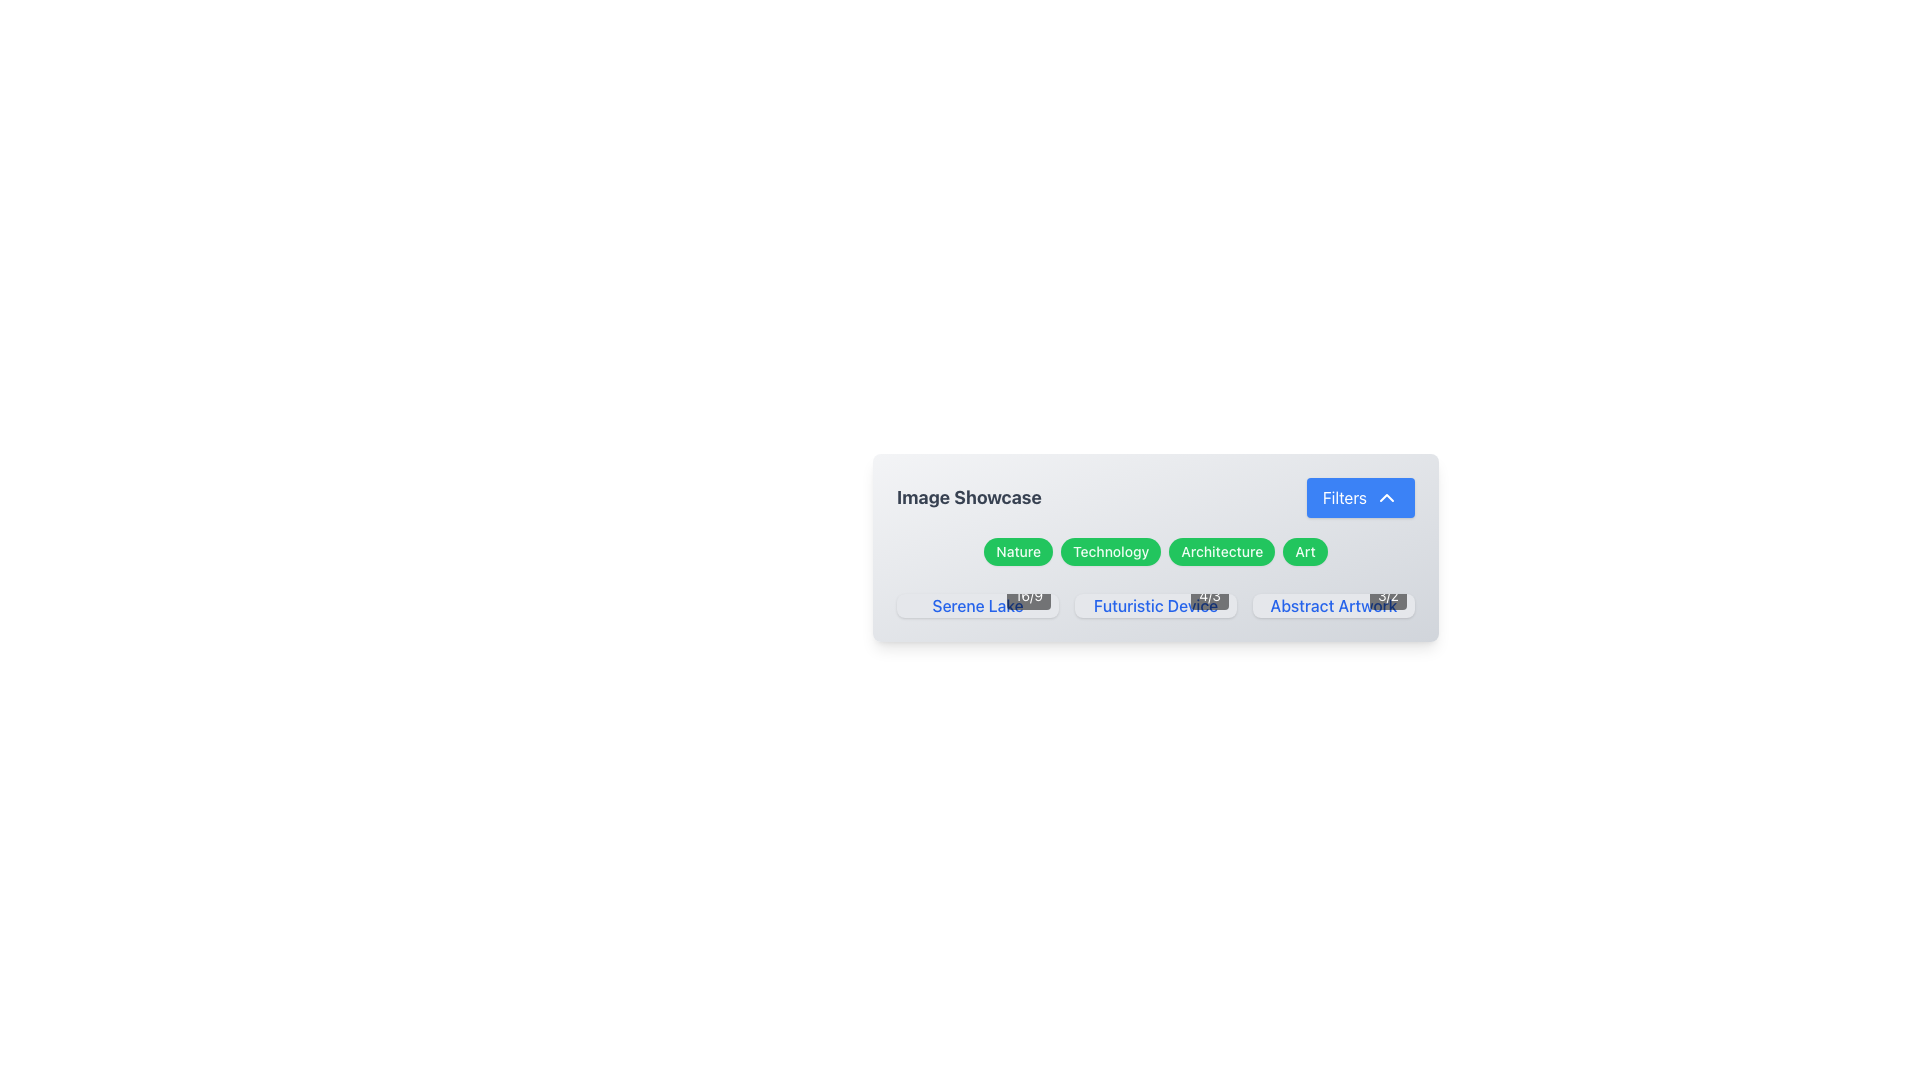  What do you see at coordinates (1334, 604) in the screenshot?
I see `the rightmost text label that identifies a selectable option, located immediately after 'Futuristic Device' in the lower part of the interface` at bounding box center [1334, 604].